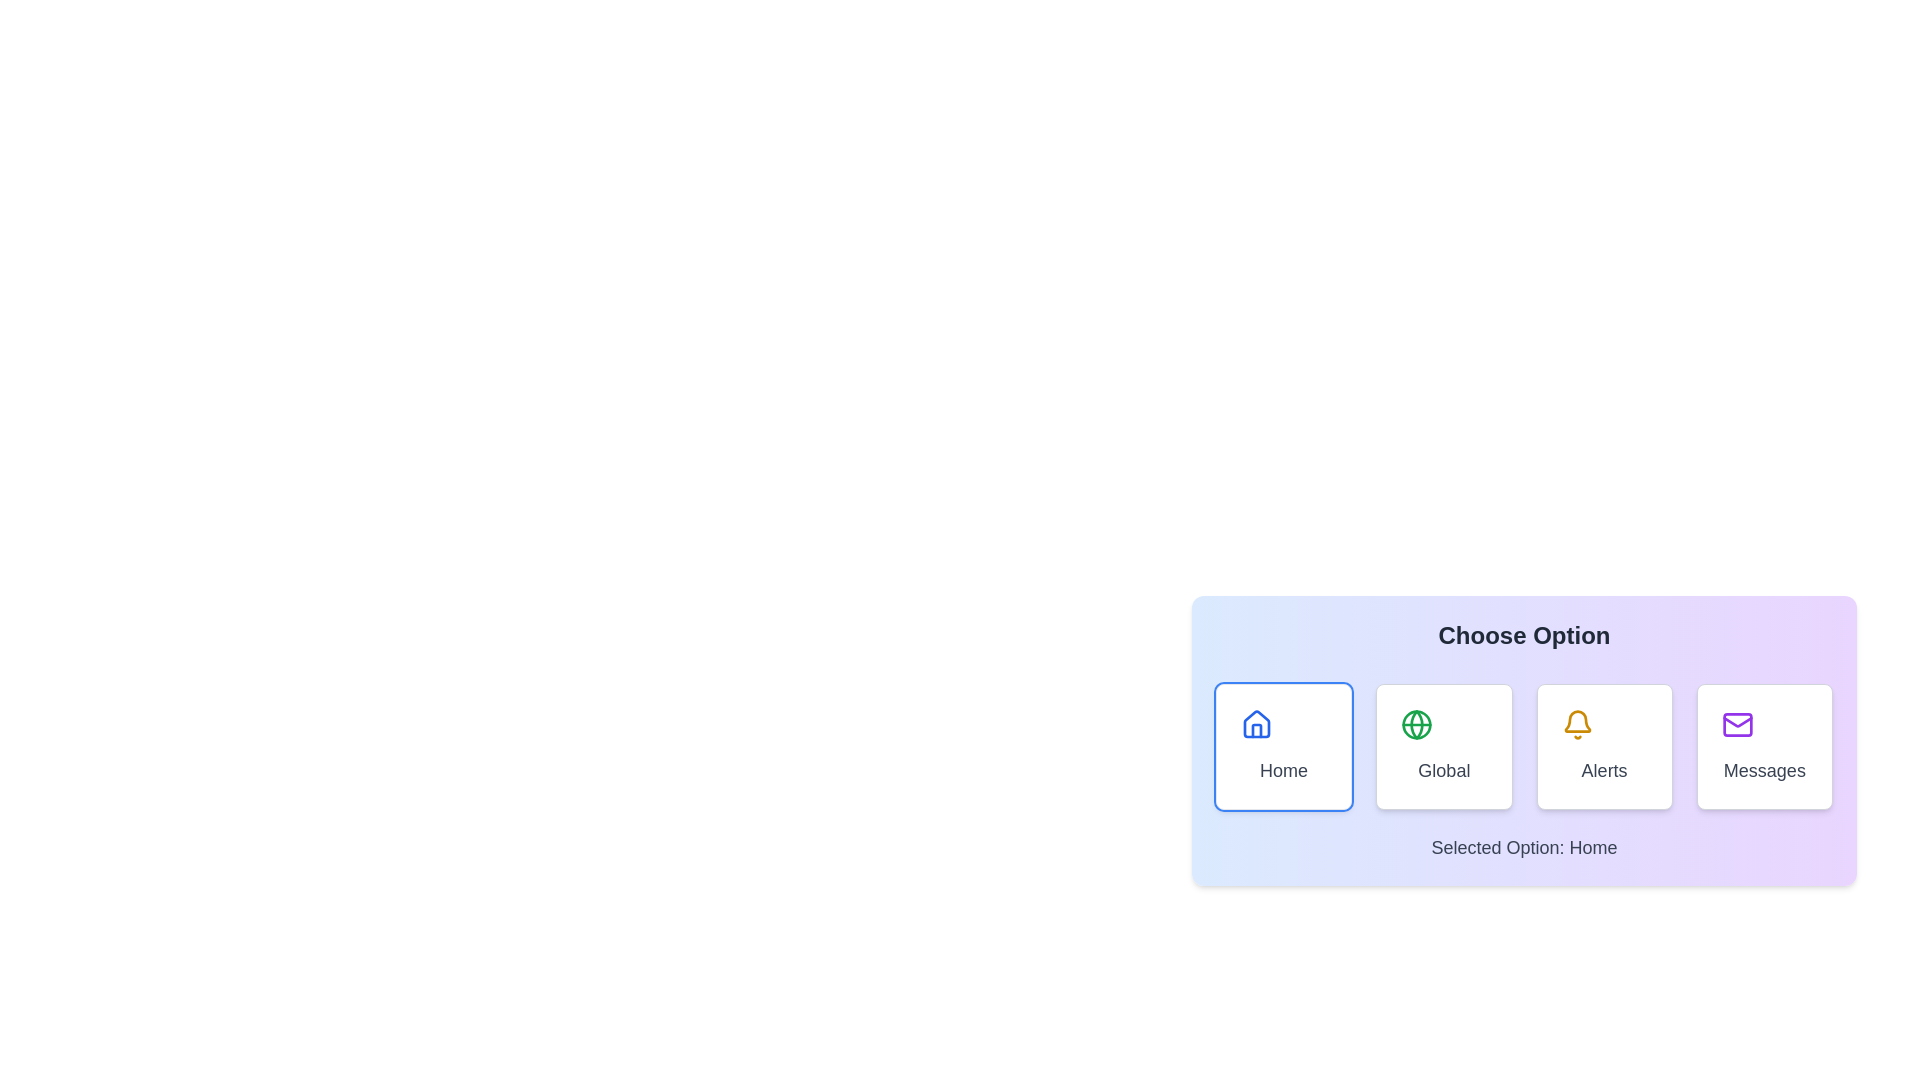 Image resolution: width=1920 pixels, height=1080 pixels. I want to click on 'Global' text label, which serves as a descriptor for the associated card option located in the bottom-middle part of the card, directly below the green globe icon, so click(1444, 770).